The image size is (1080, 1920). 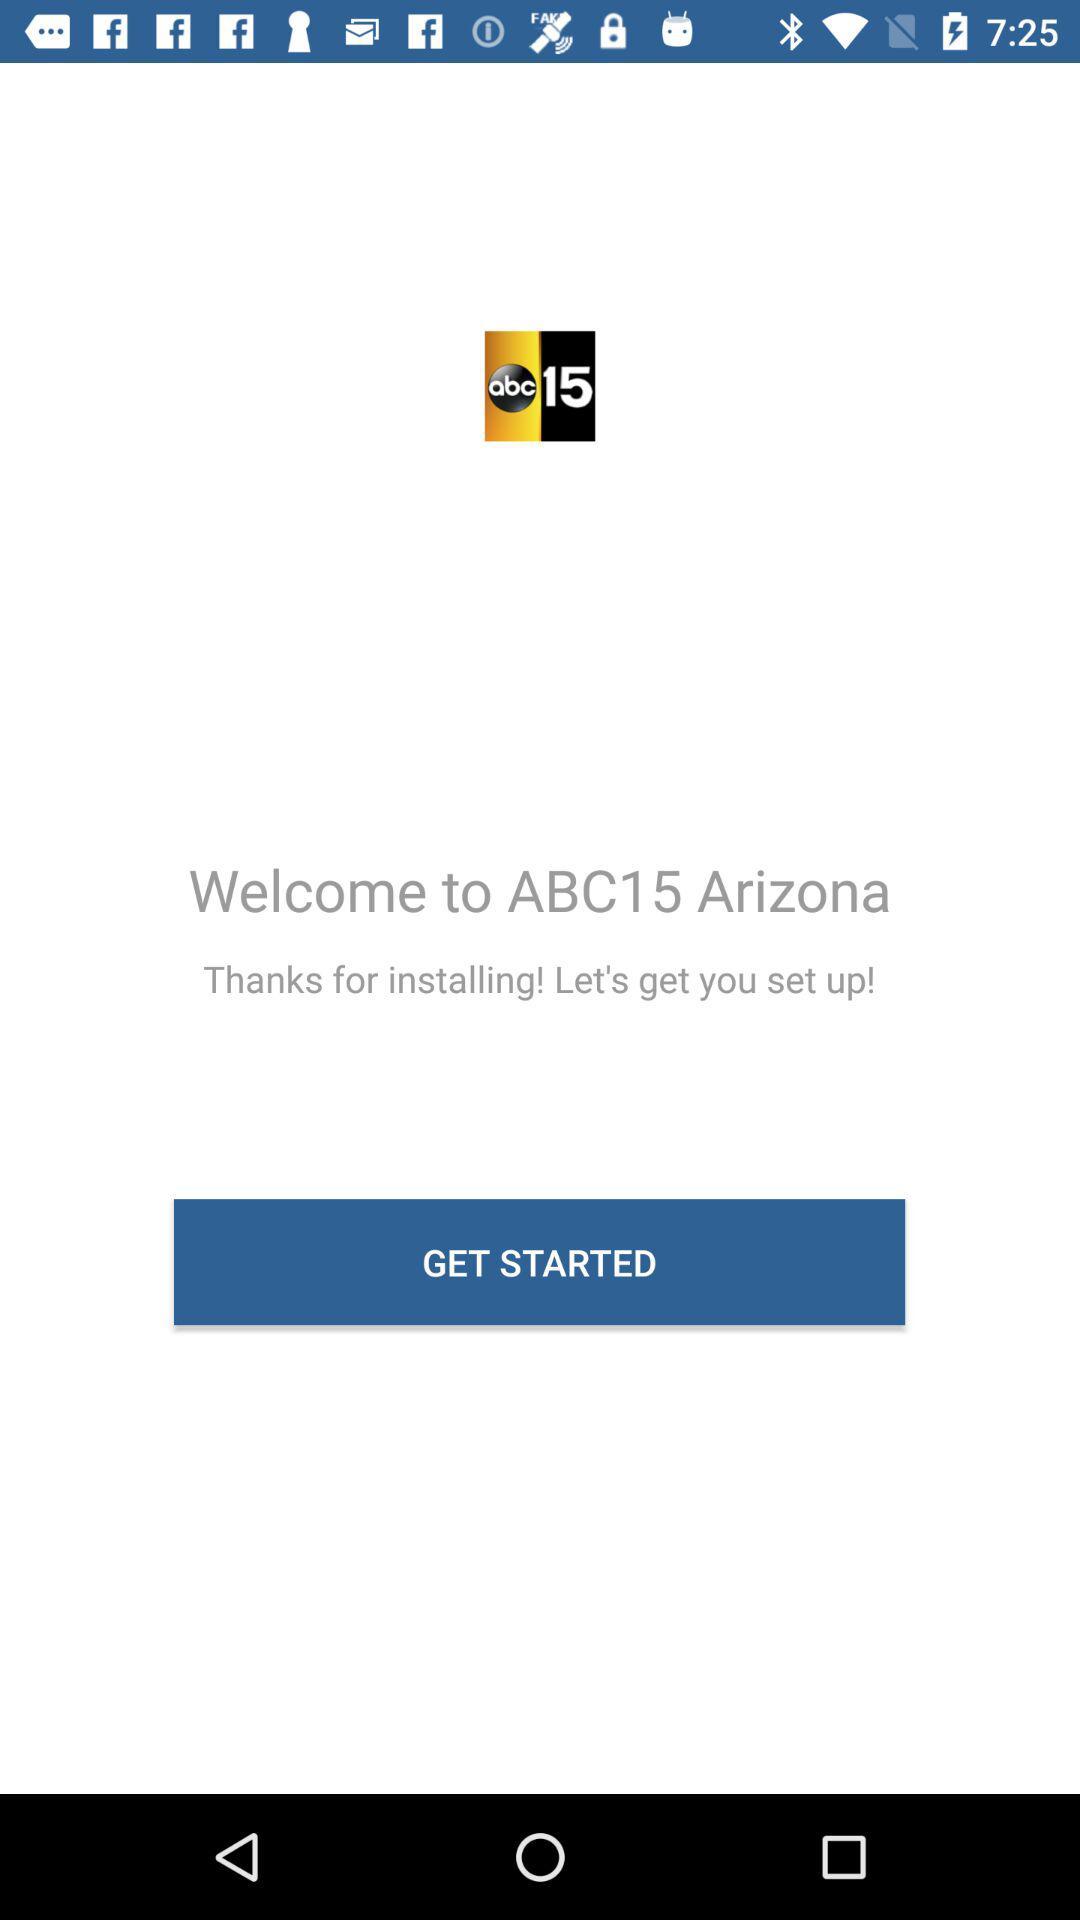 What do you see at coordinates (538, 1261) in the screenshot?
I see `get started item` at bounding box center [538, 1261].